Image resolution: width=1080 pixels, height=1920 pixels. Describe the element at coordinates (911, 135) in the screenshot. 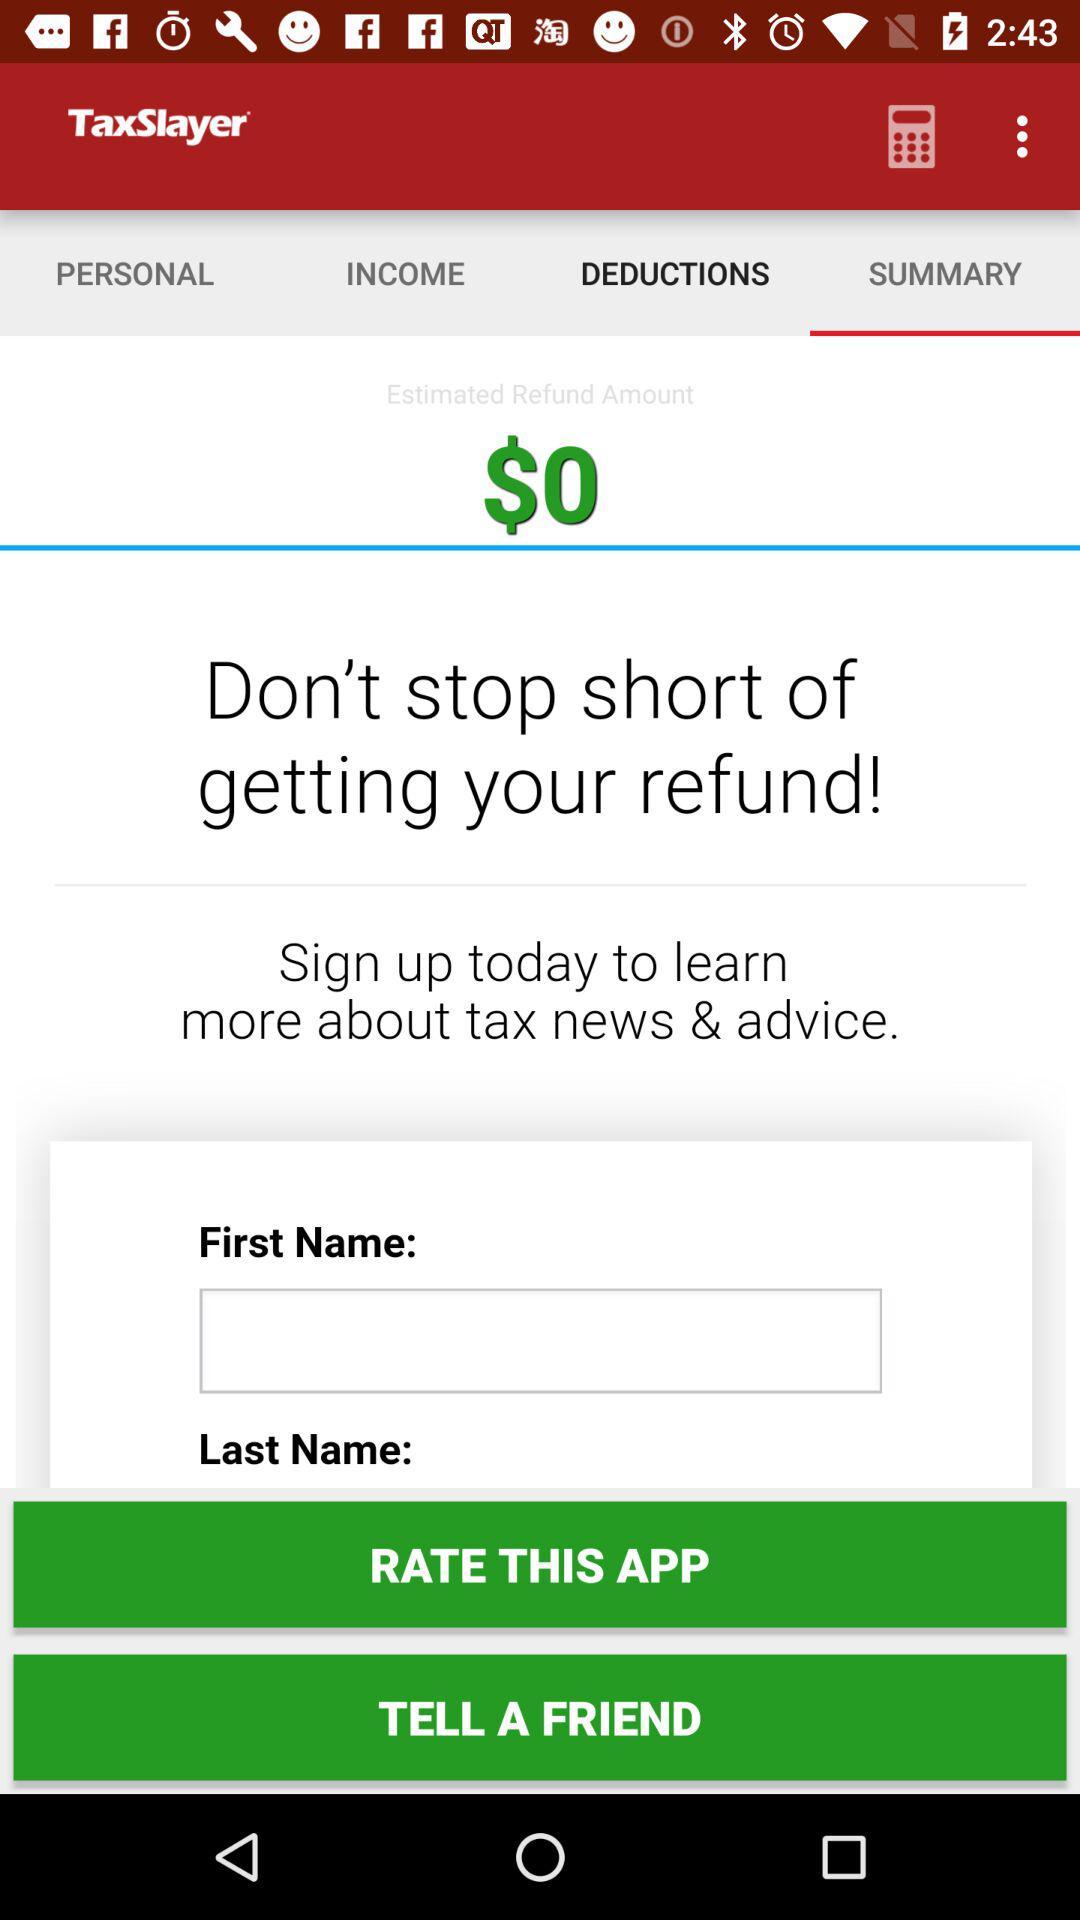

I see `item above the summary item` at that location.